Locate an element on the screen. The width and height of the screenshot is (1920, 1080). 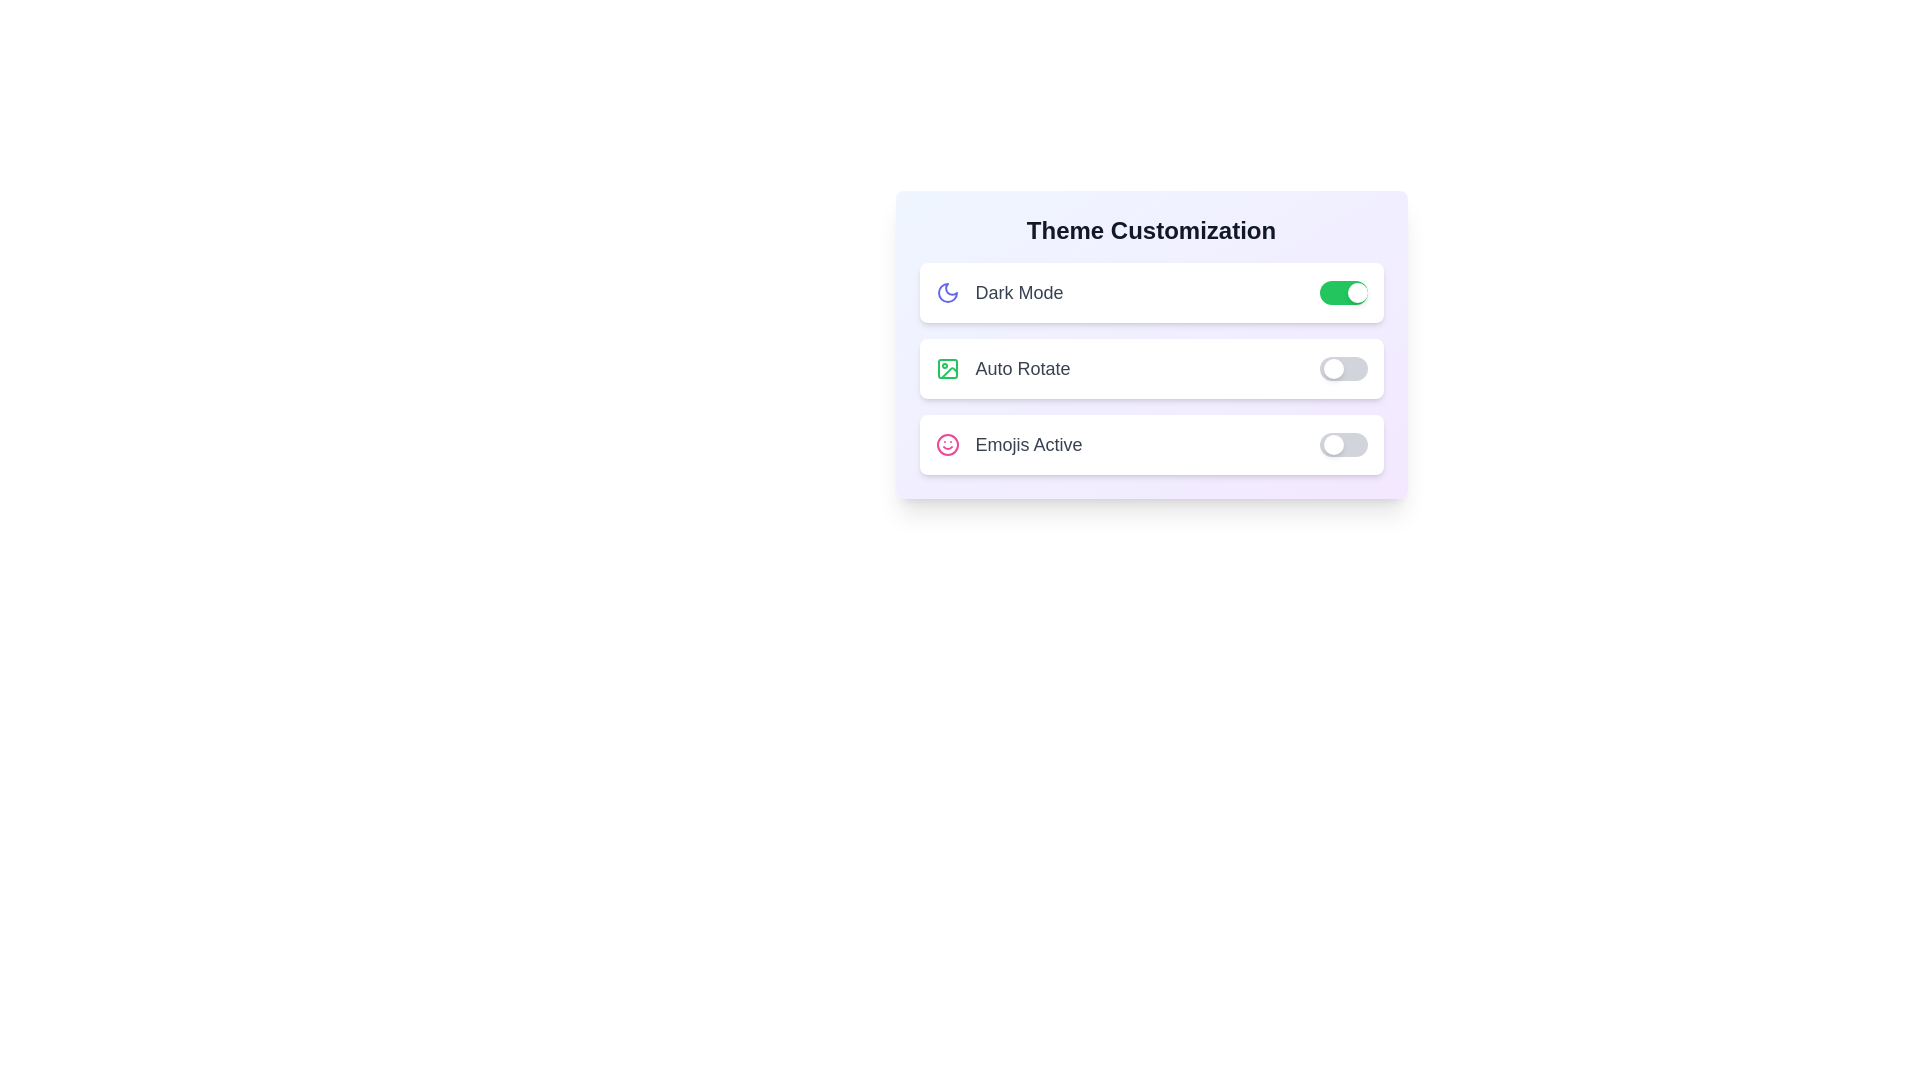
the decorative icon representing the 'Emojis Active' feature located in the 'Theme Customization' panel, situated to the left of the text label and aligned with the toggle switch is located at coordinates (946, 443).